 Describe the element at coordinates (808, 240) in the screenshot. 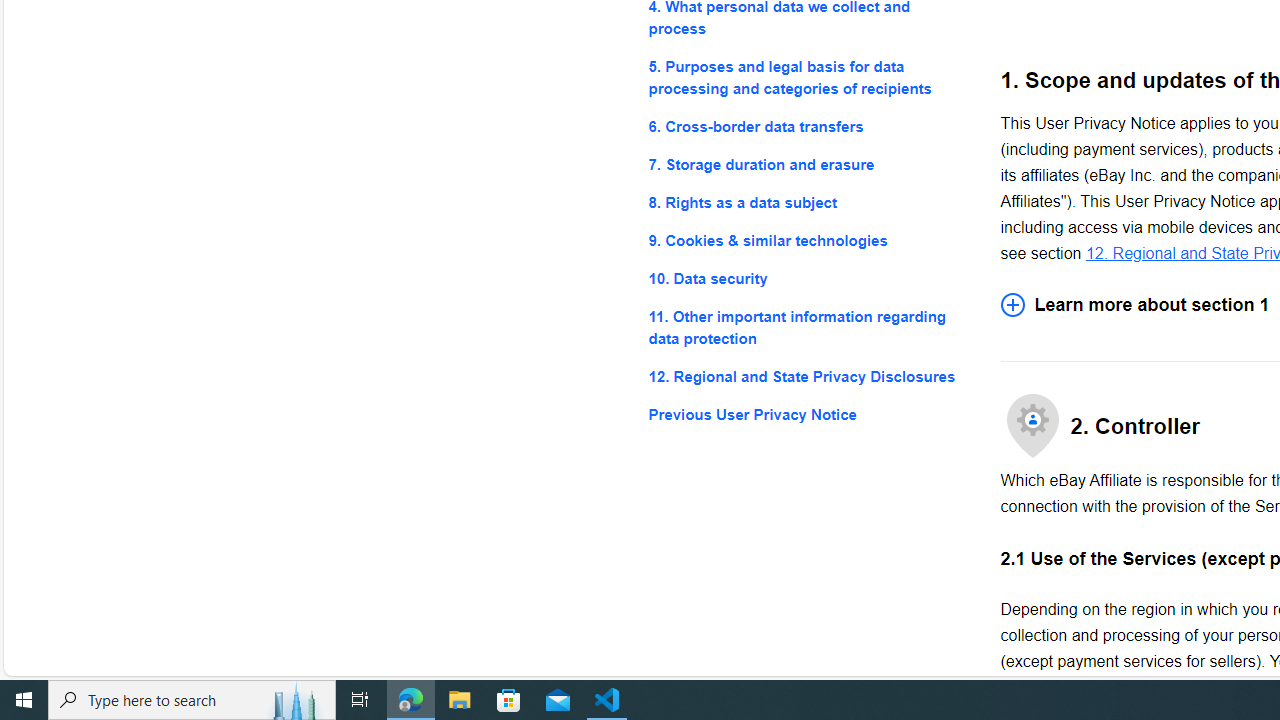

I see `'9. Cookies & similar technologies'` at that location.